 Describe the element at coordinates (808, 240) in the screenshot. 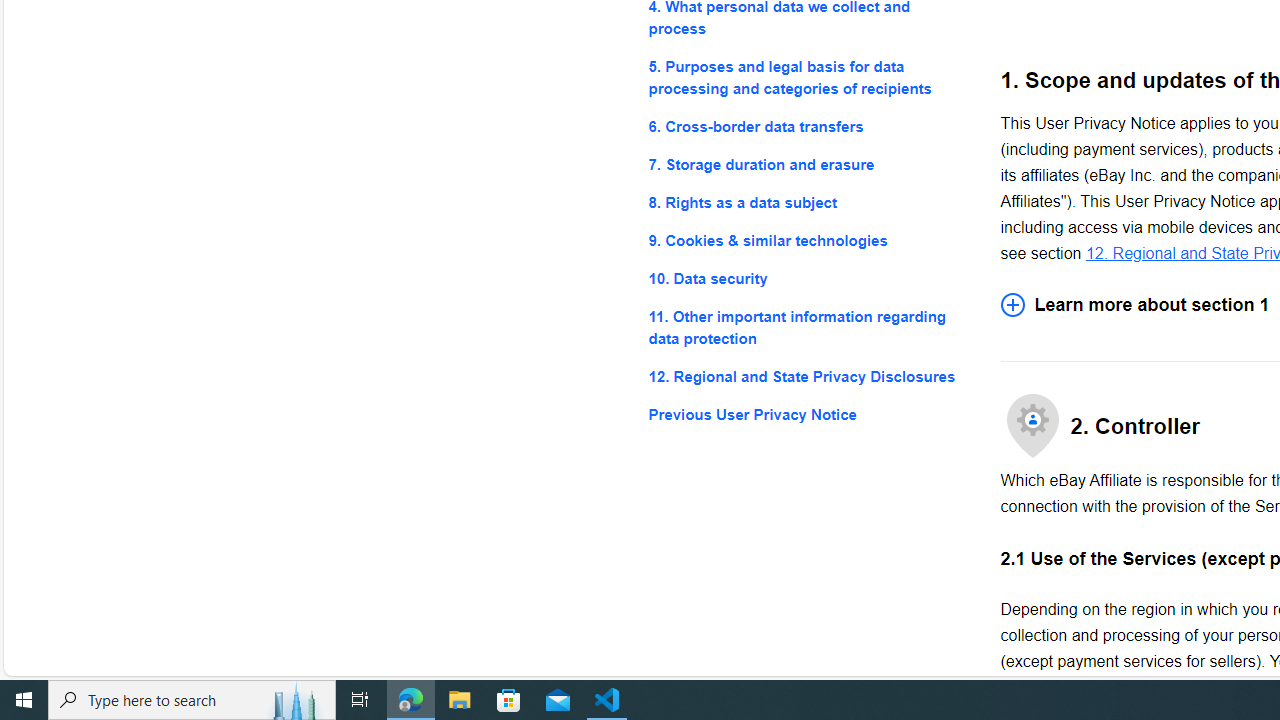

I see `'9. Cookies & similar technologies'` at that location.